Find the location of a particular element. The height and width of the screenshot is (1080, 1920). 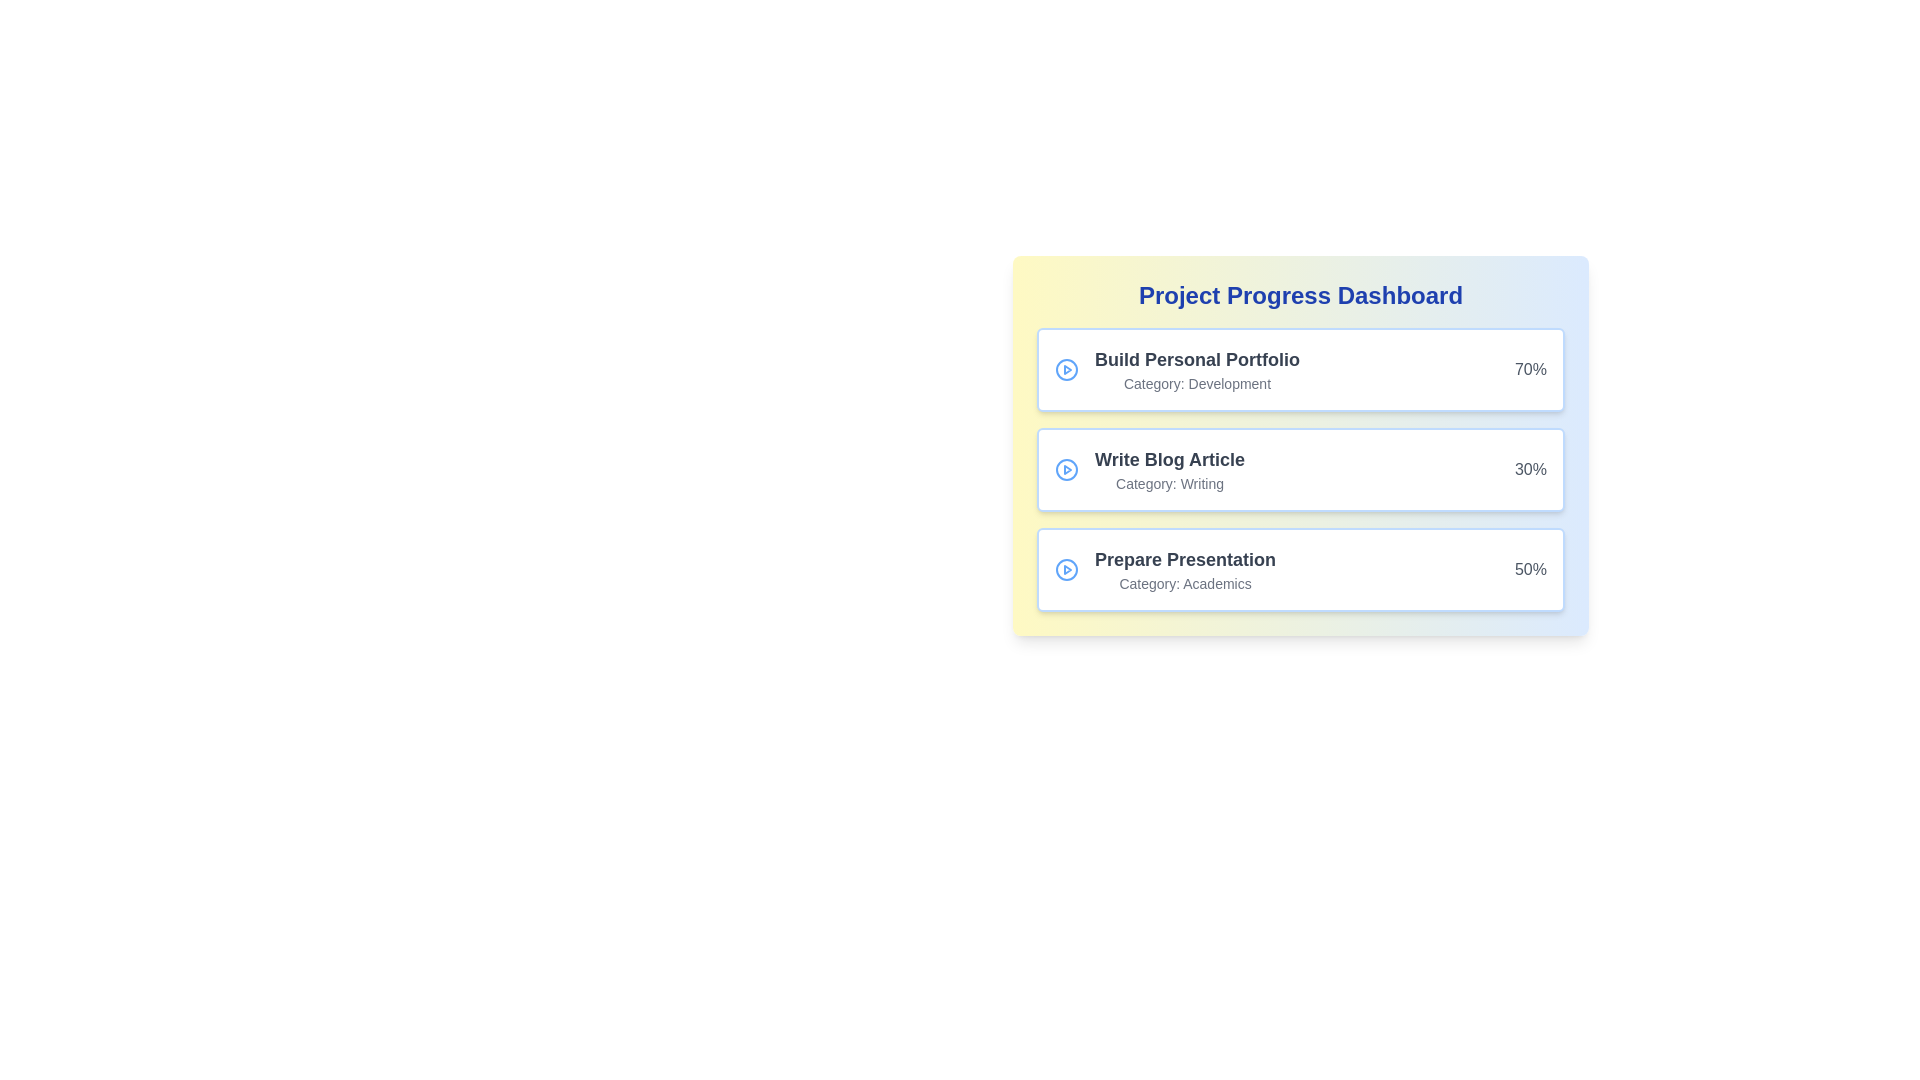

the Text Display element that shows '30%' in medium gray font, located at the bottom-right corner of a card component in the middle segment of a vertical list of cards is located at coordinates (1530, 470).